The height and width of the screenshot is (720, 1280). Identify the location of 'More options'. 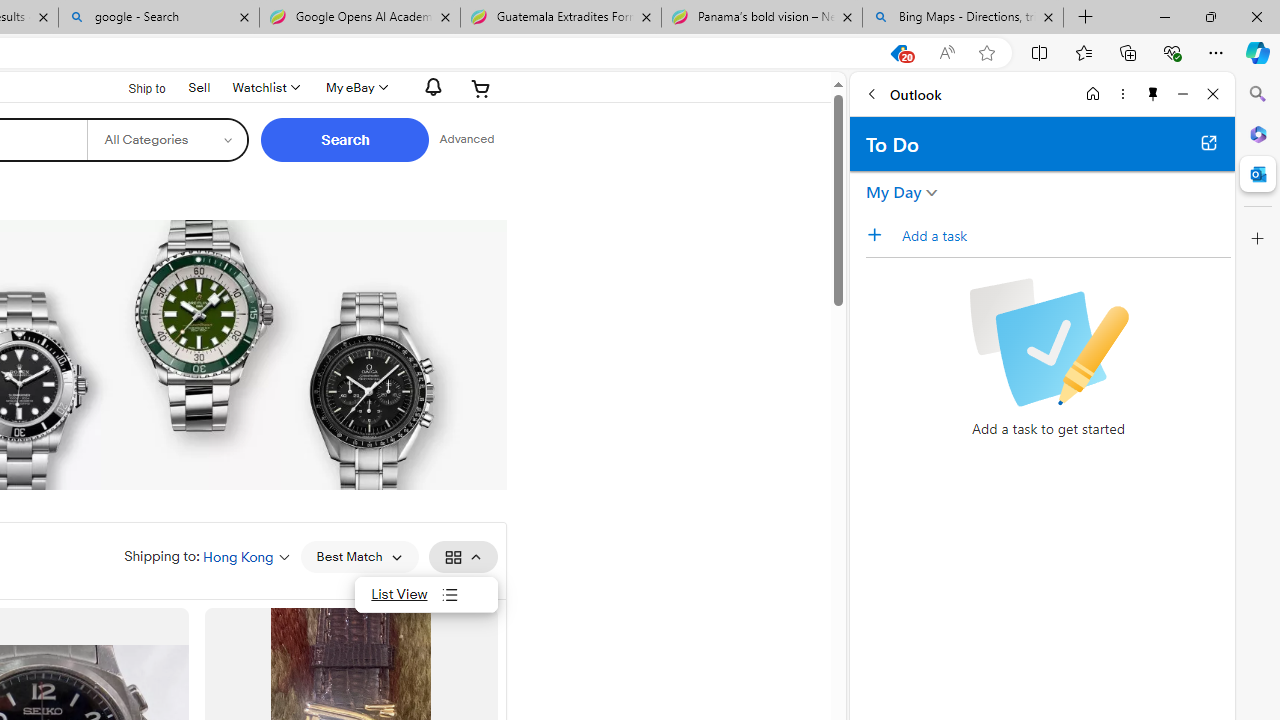
(1122, 93).